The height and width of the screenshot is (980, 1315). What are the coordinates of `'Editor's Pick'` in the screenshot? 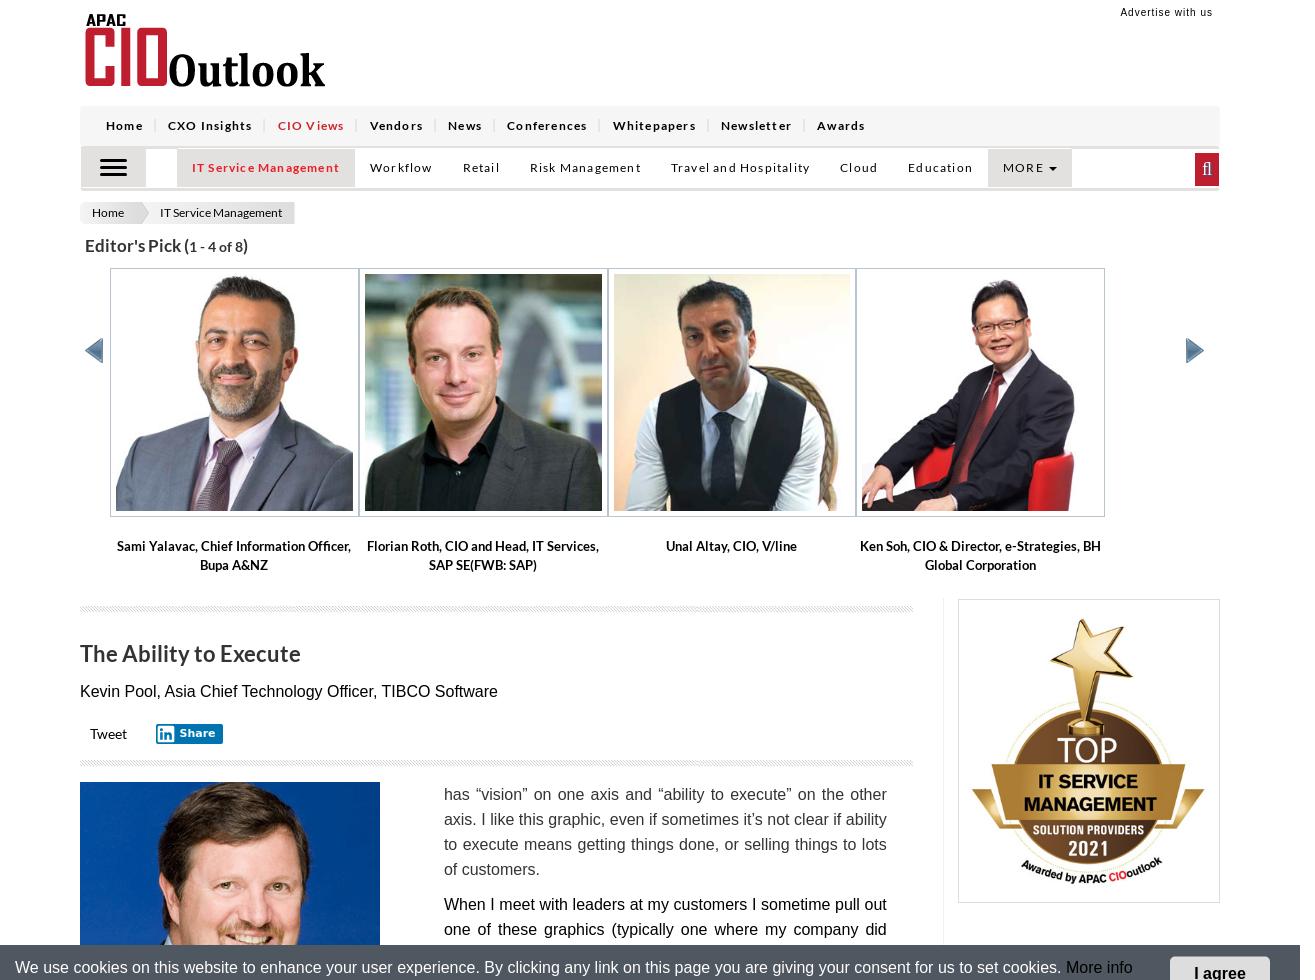 It's located at (134, 244).